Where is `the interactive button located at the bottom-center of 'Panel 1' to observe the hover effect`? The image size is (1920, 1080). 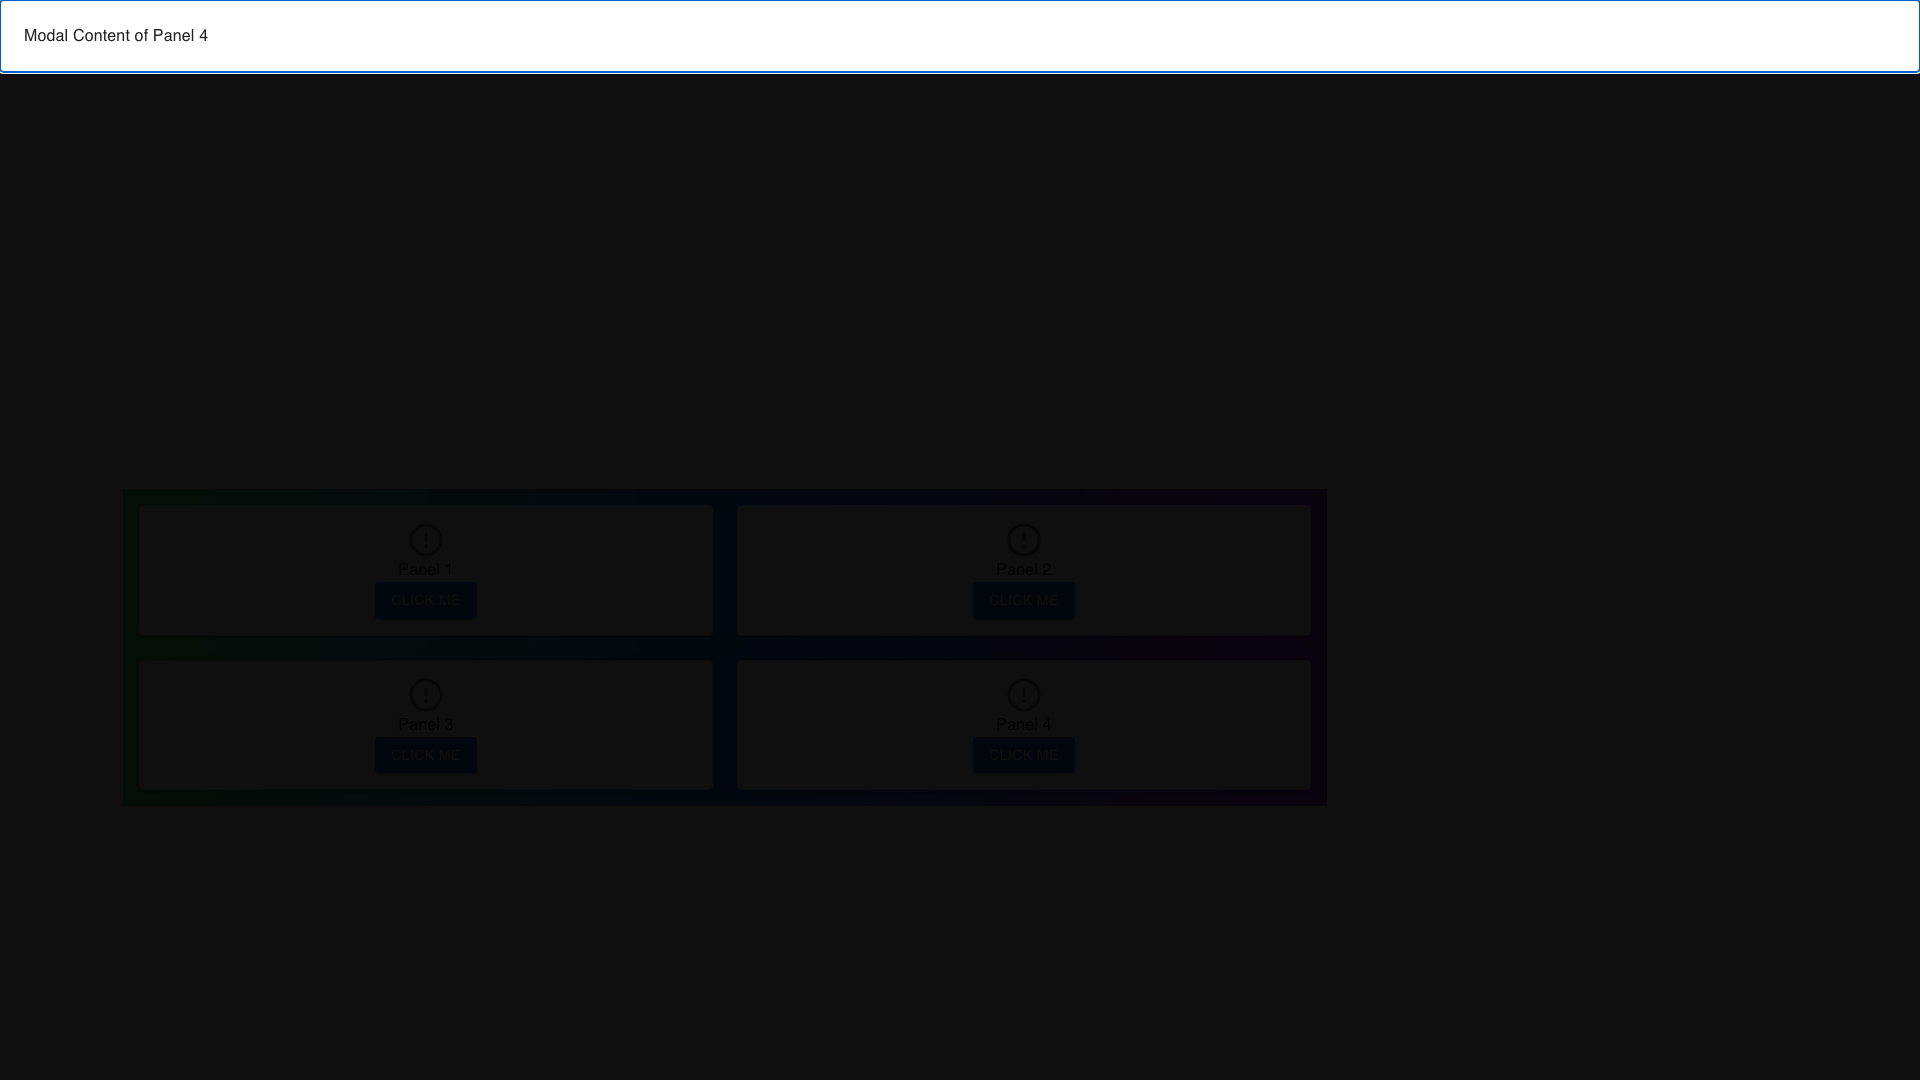
the interactive button located at the bottom-center of 'Panel 1' to observe the hover effect is located at coordinates (425, 599).